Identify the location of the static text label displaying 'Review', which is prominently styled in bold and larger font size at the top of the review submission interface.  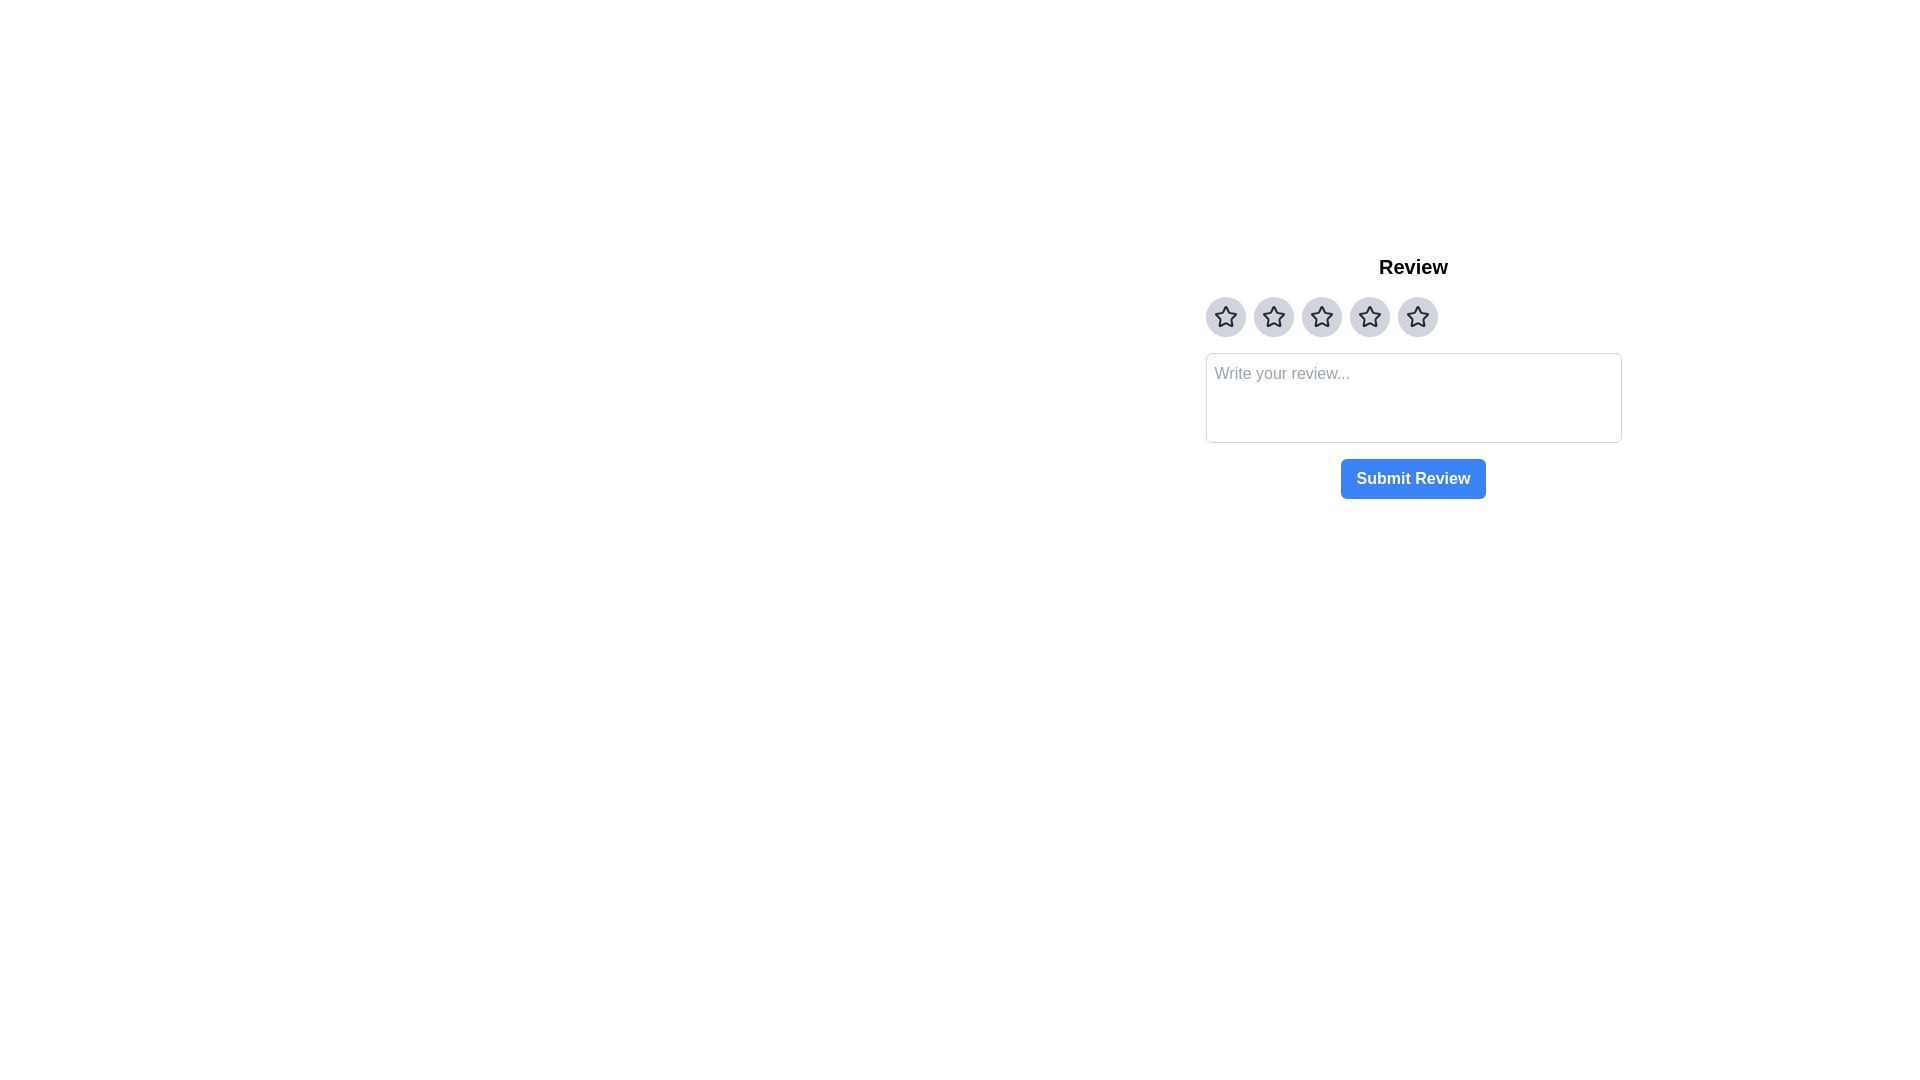
(1412, 265).